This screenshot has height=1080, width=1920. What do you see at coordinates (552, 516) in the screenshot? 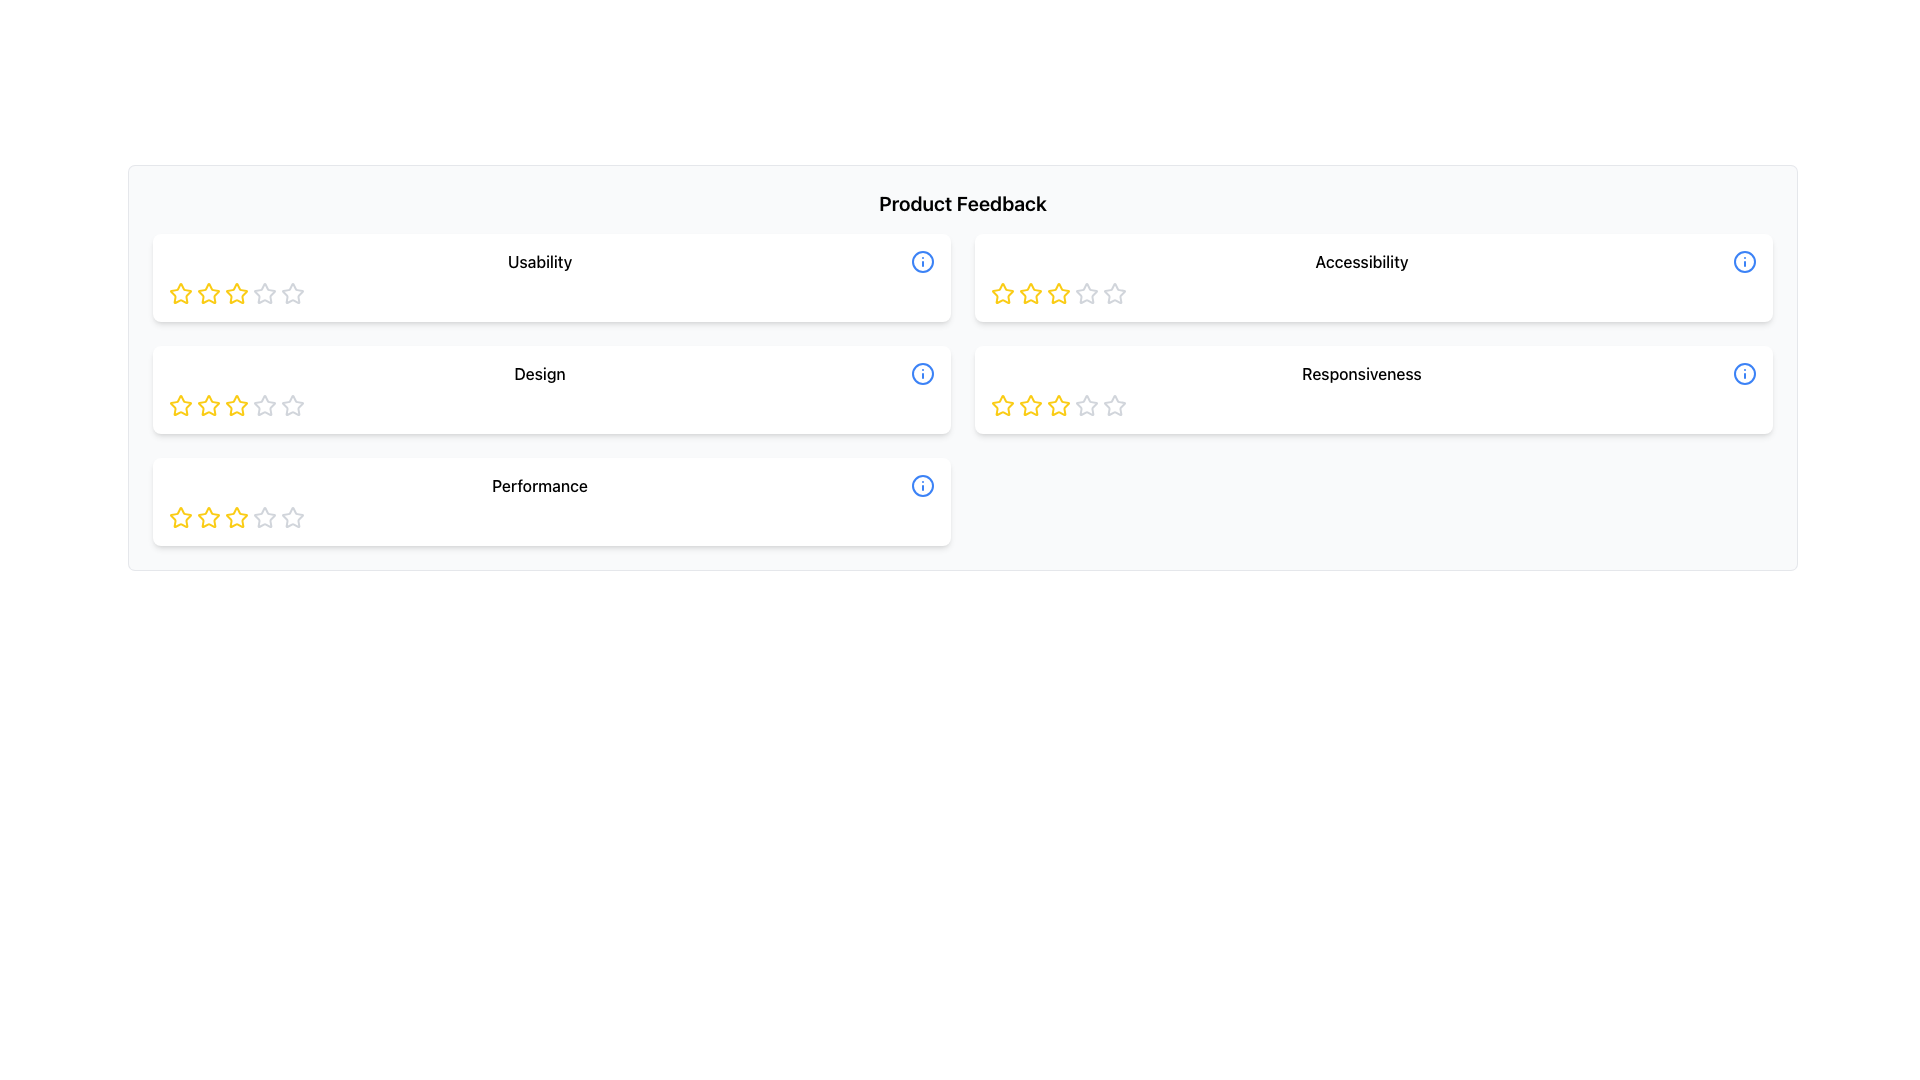
I see `a star in the Interactive rating stars component located at the bottom of the 'Performance' card` at bounding box center [552, 516].